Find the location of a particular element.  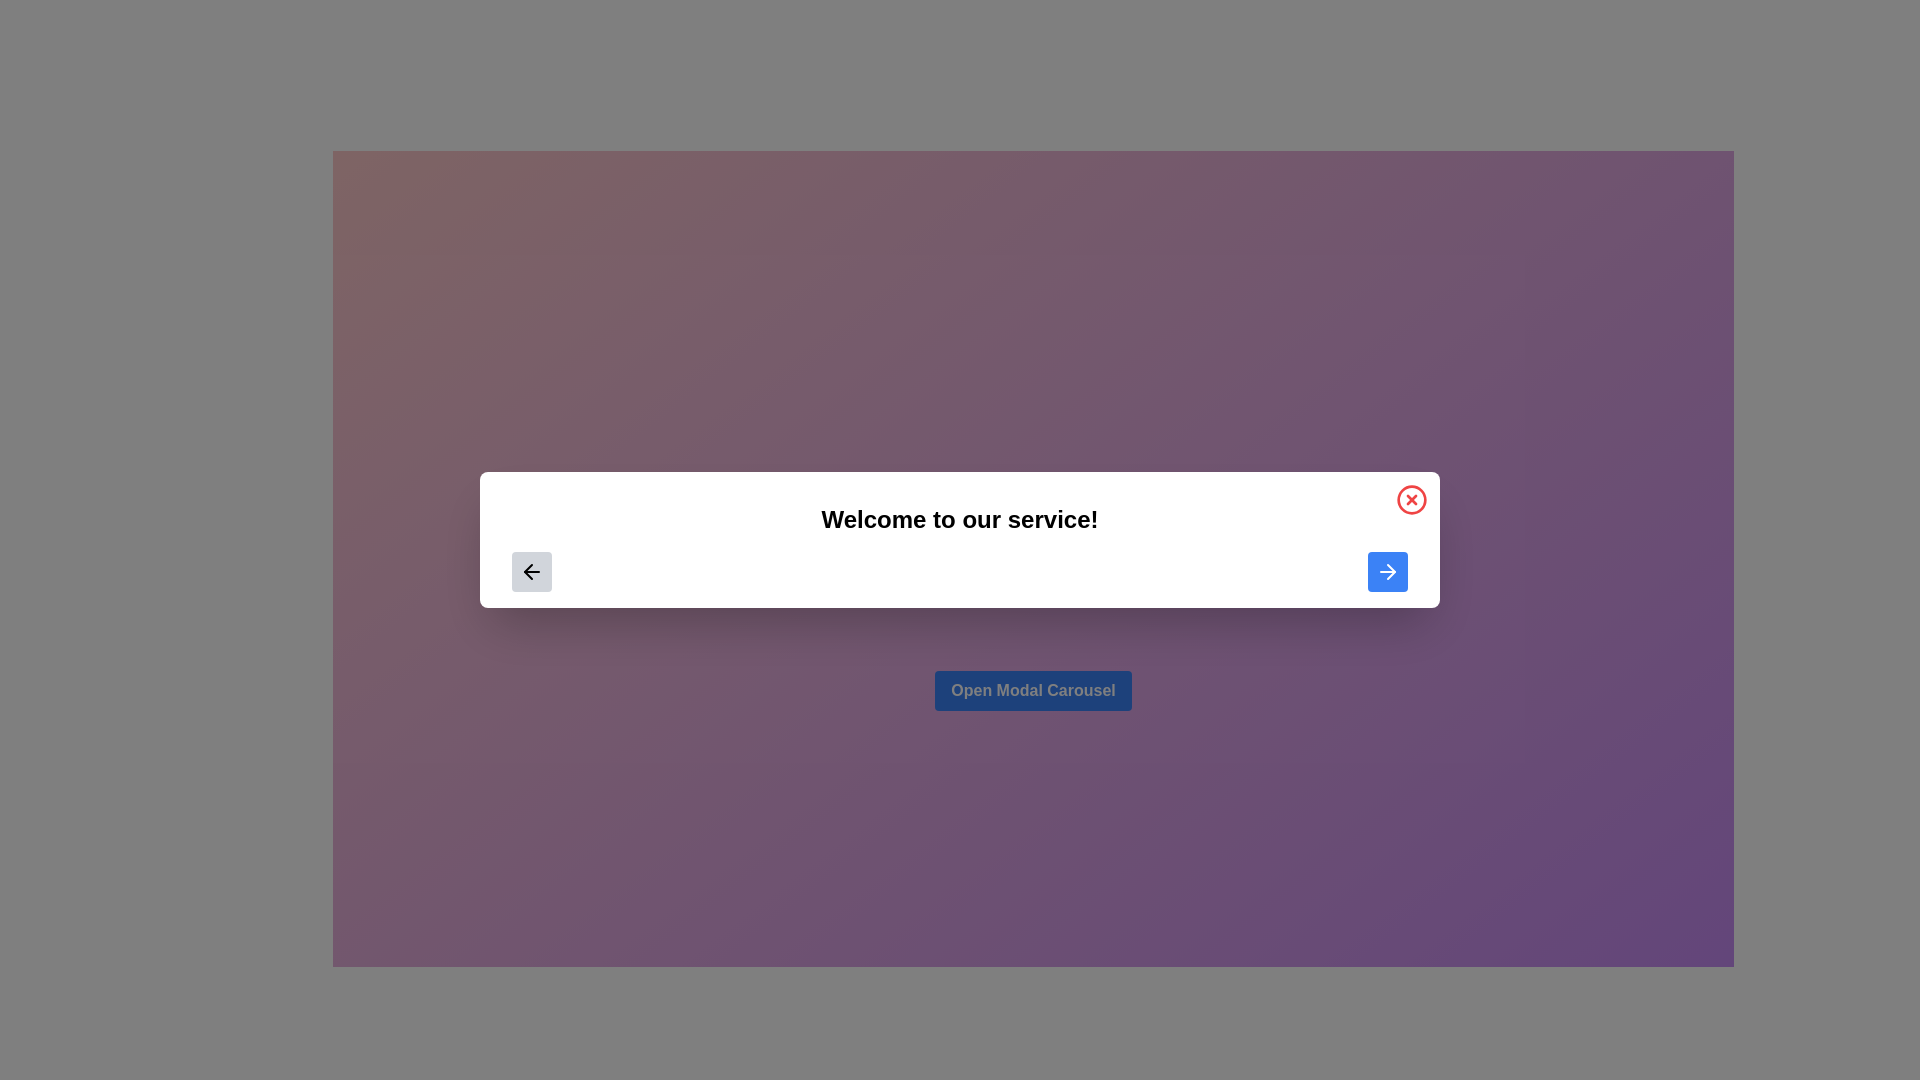

the back button located on the far left of the horizontal group within the modal interface is located at coordinates (532, 571).